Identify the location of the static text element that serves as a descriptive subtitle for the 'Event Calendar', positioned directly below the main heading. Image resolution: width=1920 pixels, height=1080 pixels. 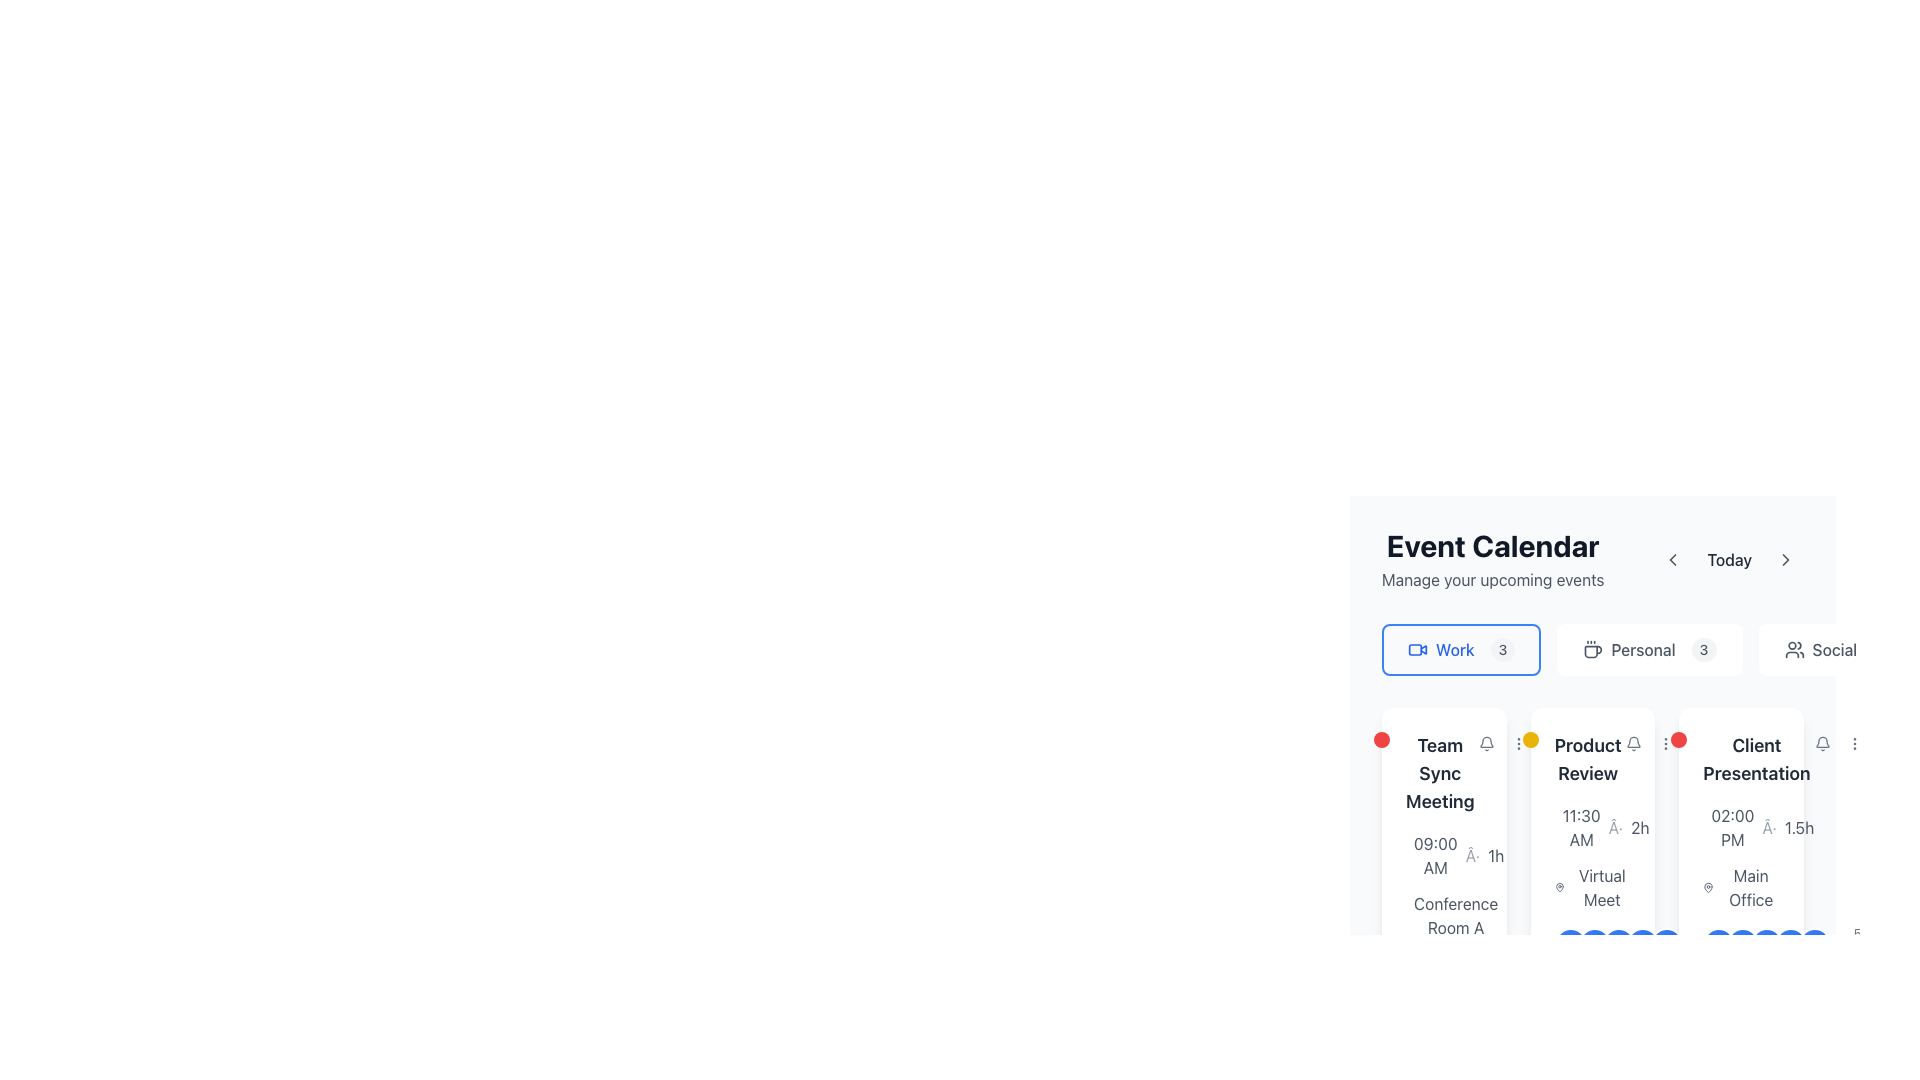
(1493, 579).